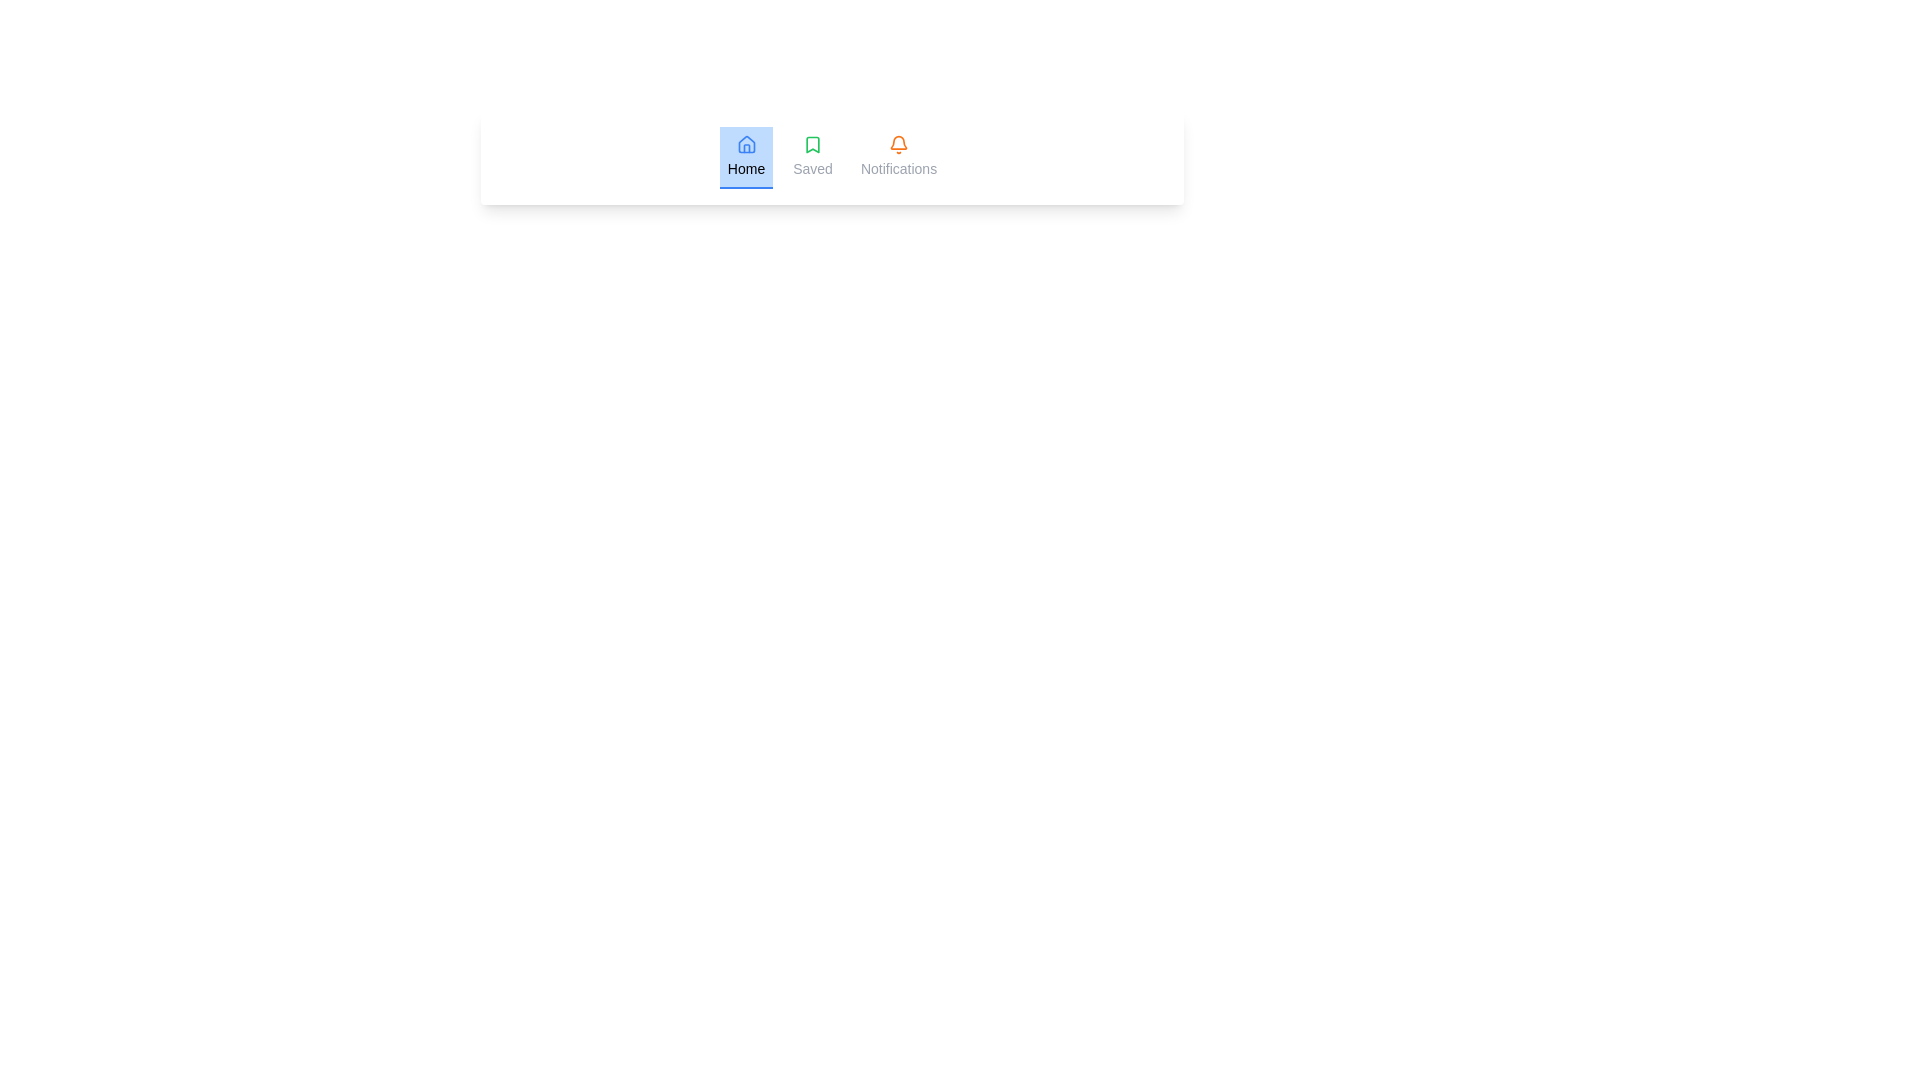 The height and width of the screenshot is (1080, 1920). I want to click on the Notifications category to see its hover effect, so click(897, 157).